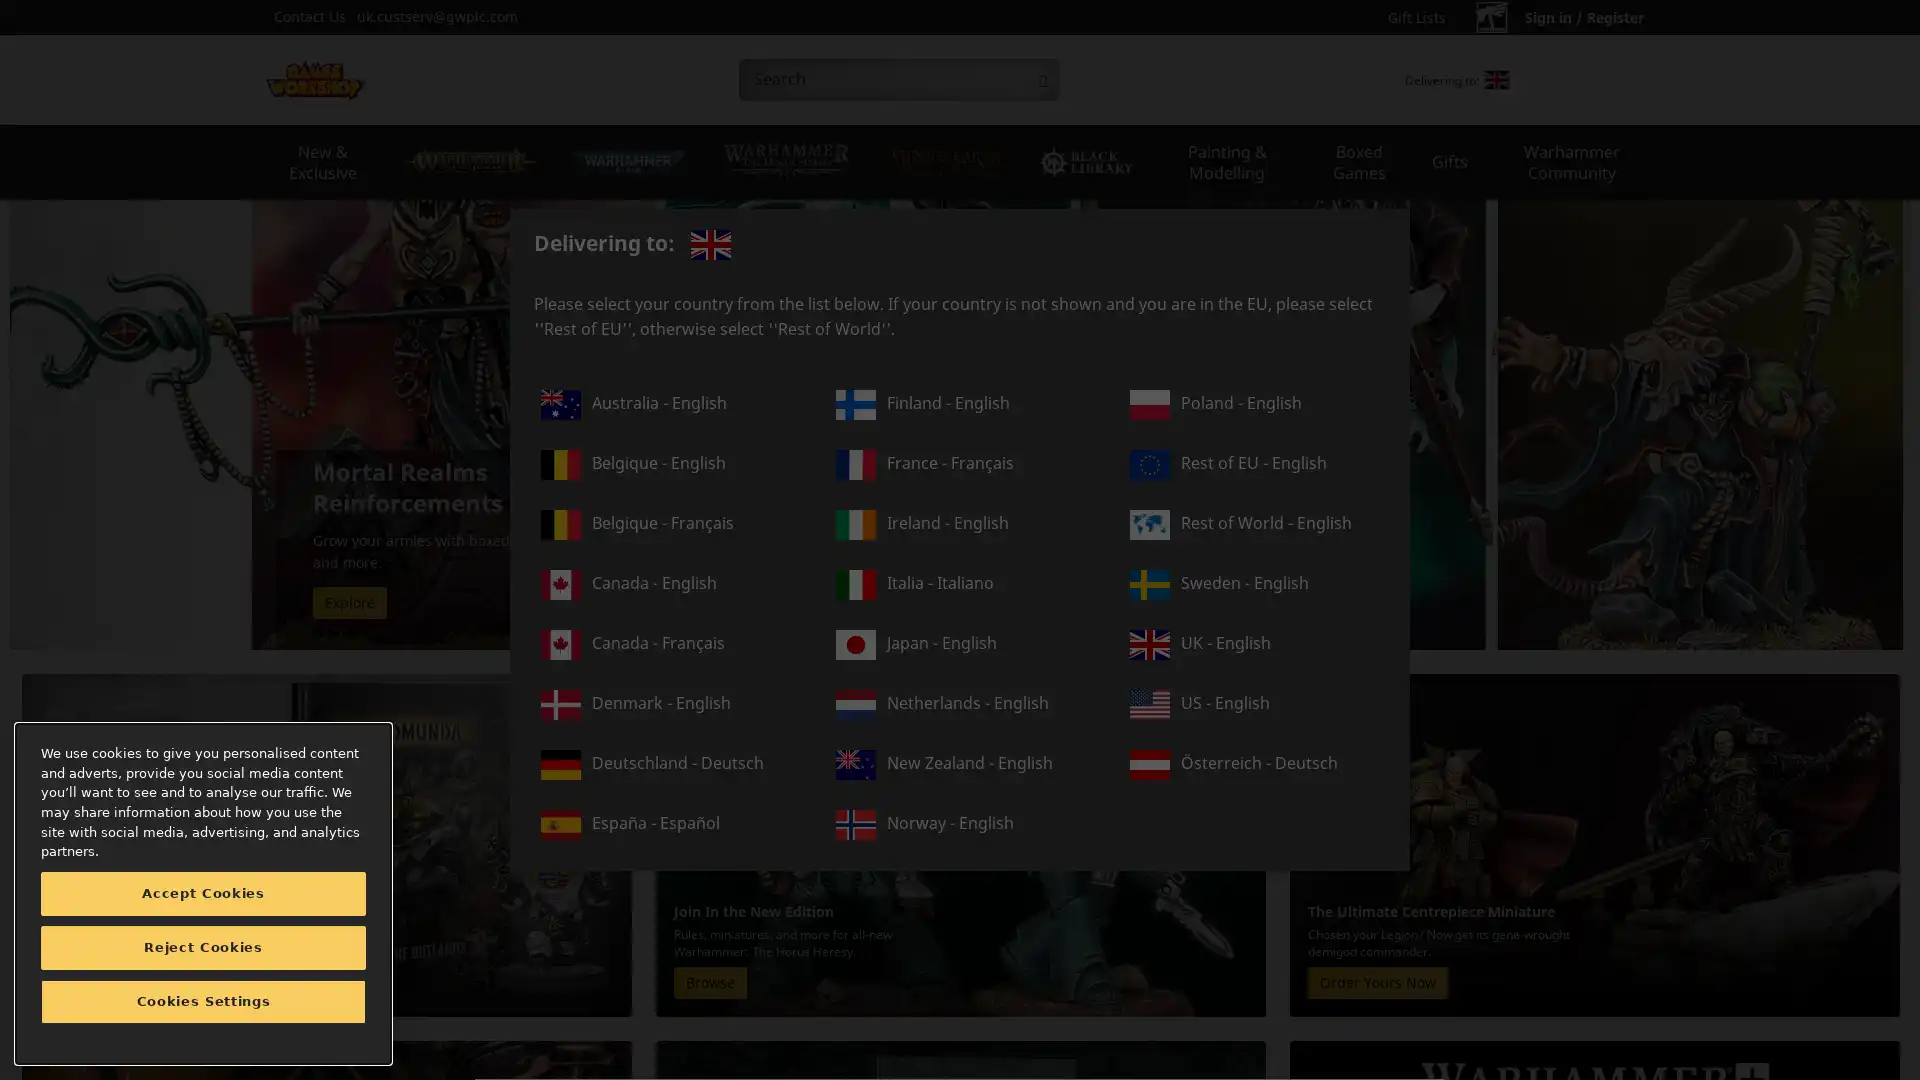 The height and width of the screenshot is (1080, 1920). What do you see at coordinates (203, 947) in the screenshot?
I see `Reject Cookies` at bounding box center [203, 947].